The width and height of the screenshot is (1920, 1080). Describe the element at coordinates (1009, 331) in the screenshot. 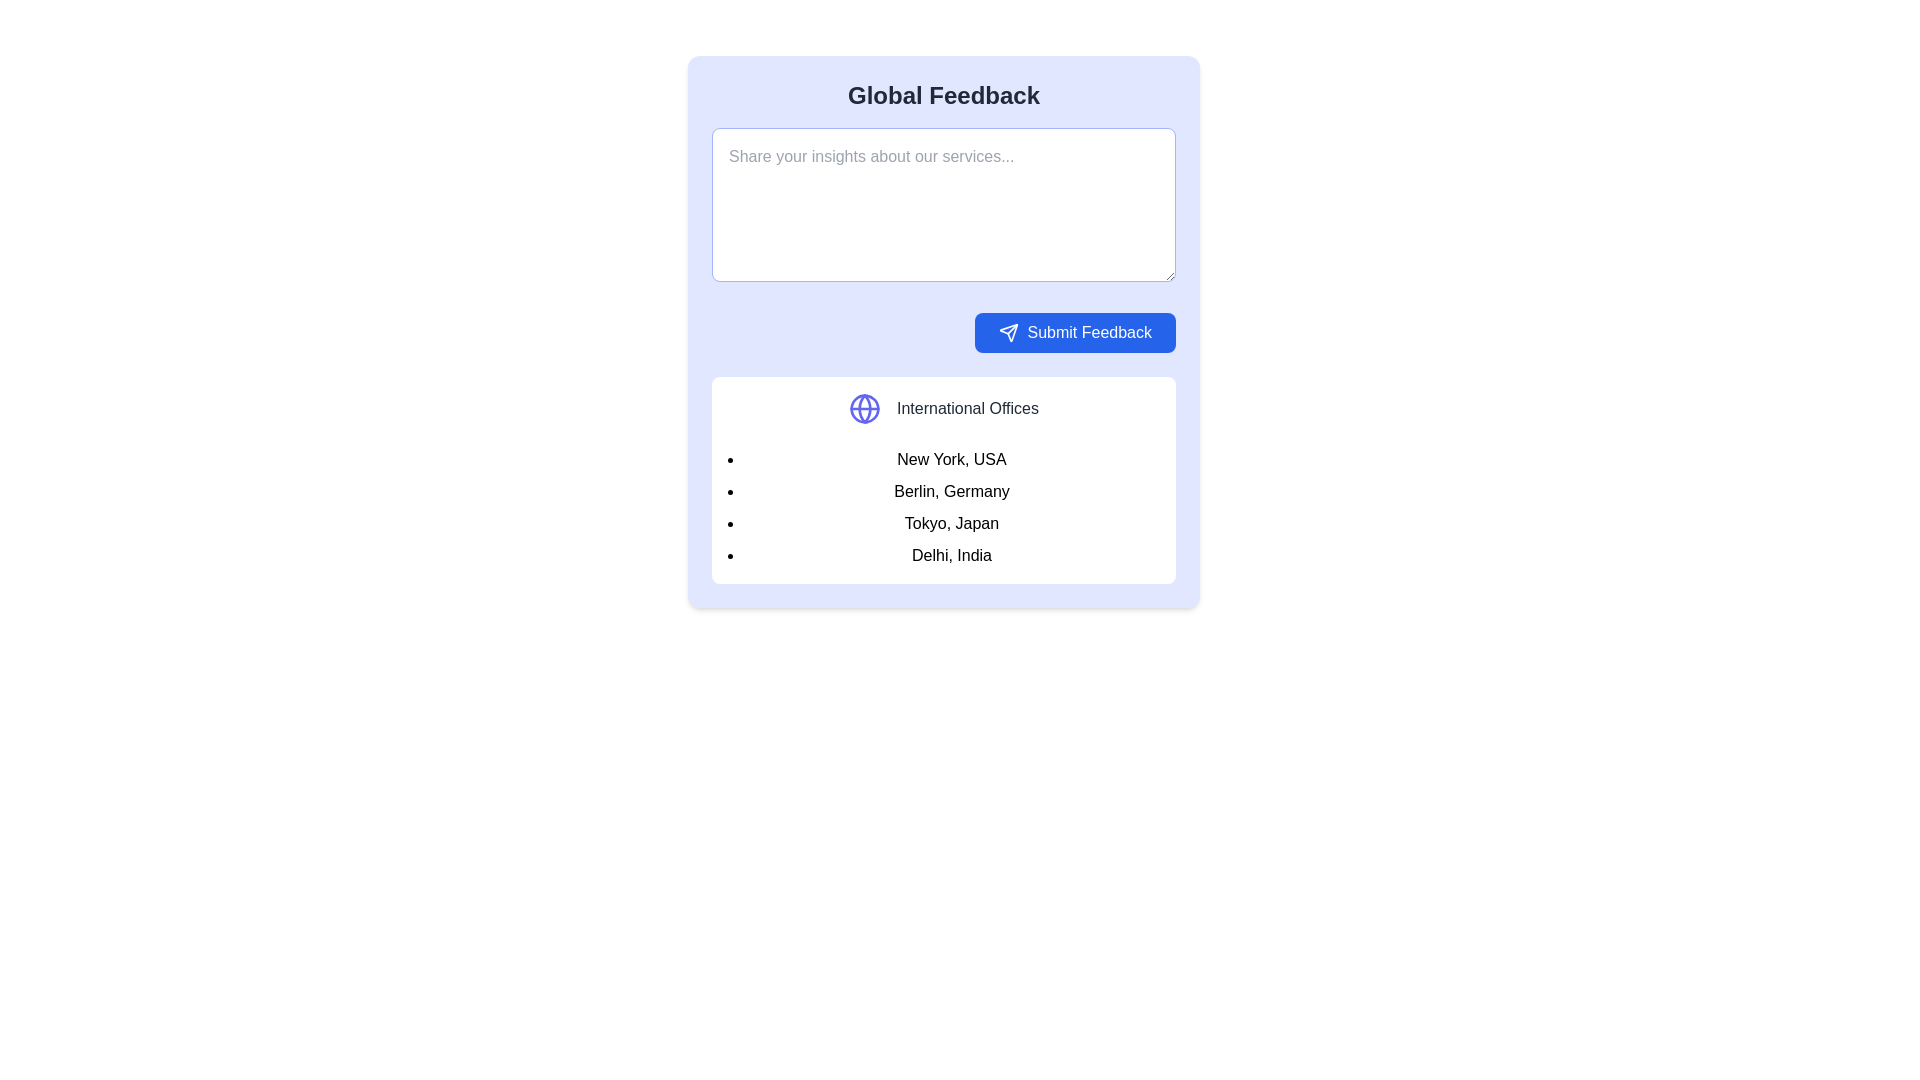

I see `the 'Submit Feedback' button, which is visually enhanced by the icon located to the immediate left of the text within a blue button below a text area in the central panel` at that location.